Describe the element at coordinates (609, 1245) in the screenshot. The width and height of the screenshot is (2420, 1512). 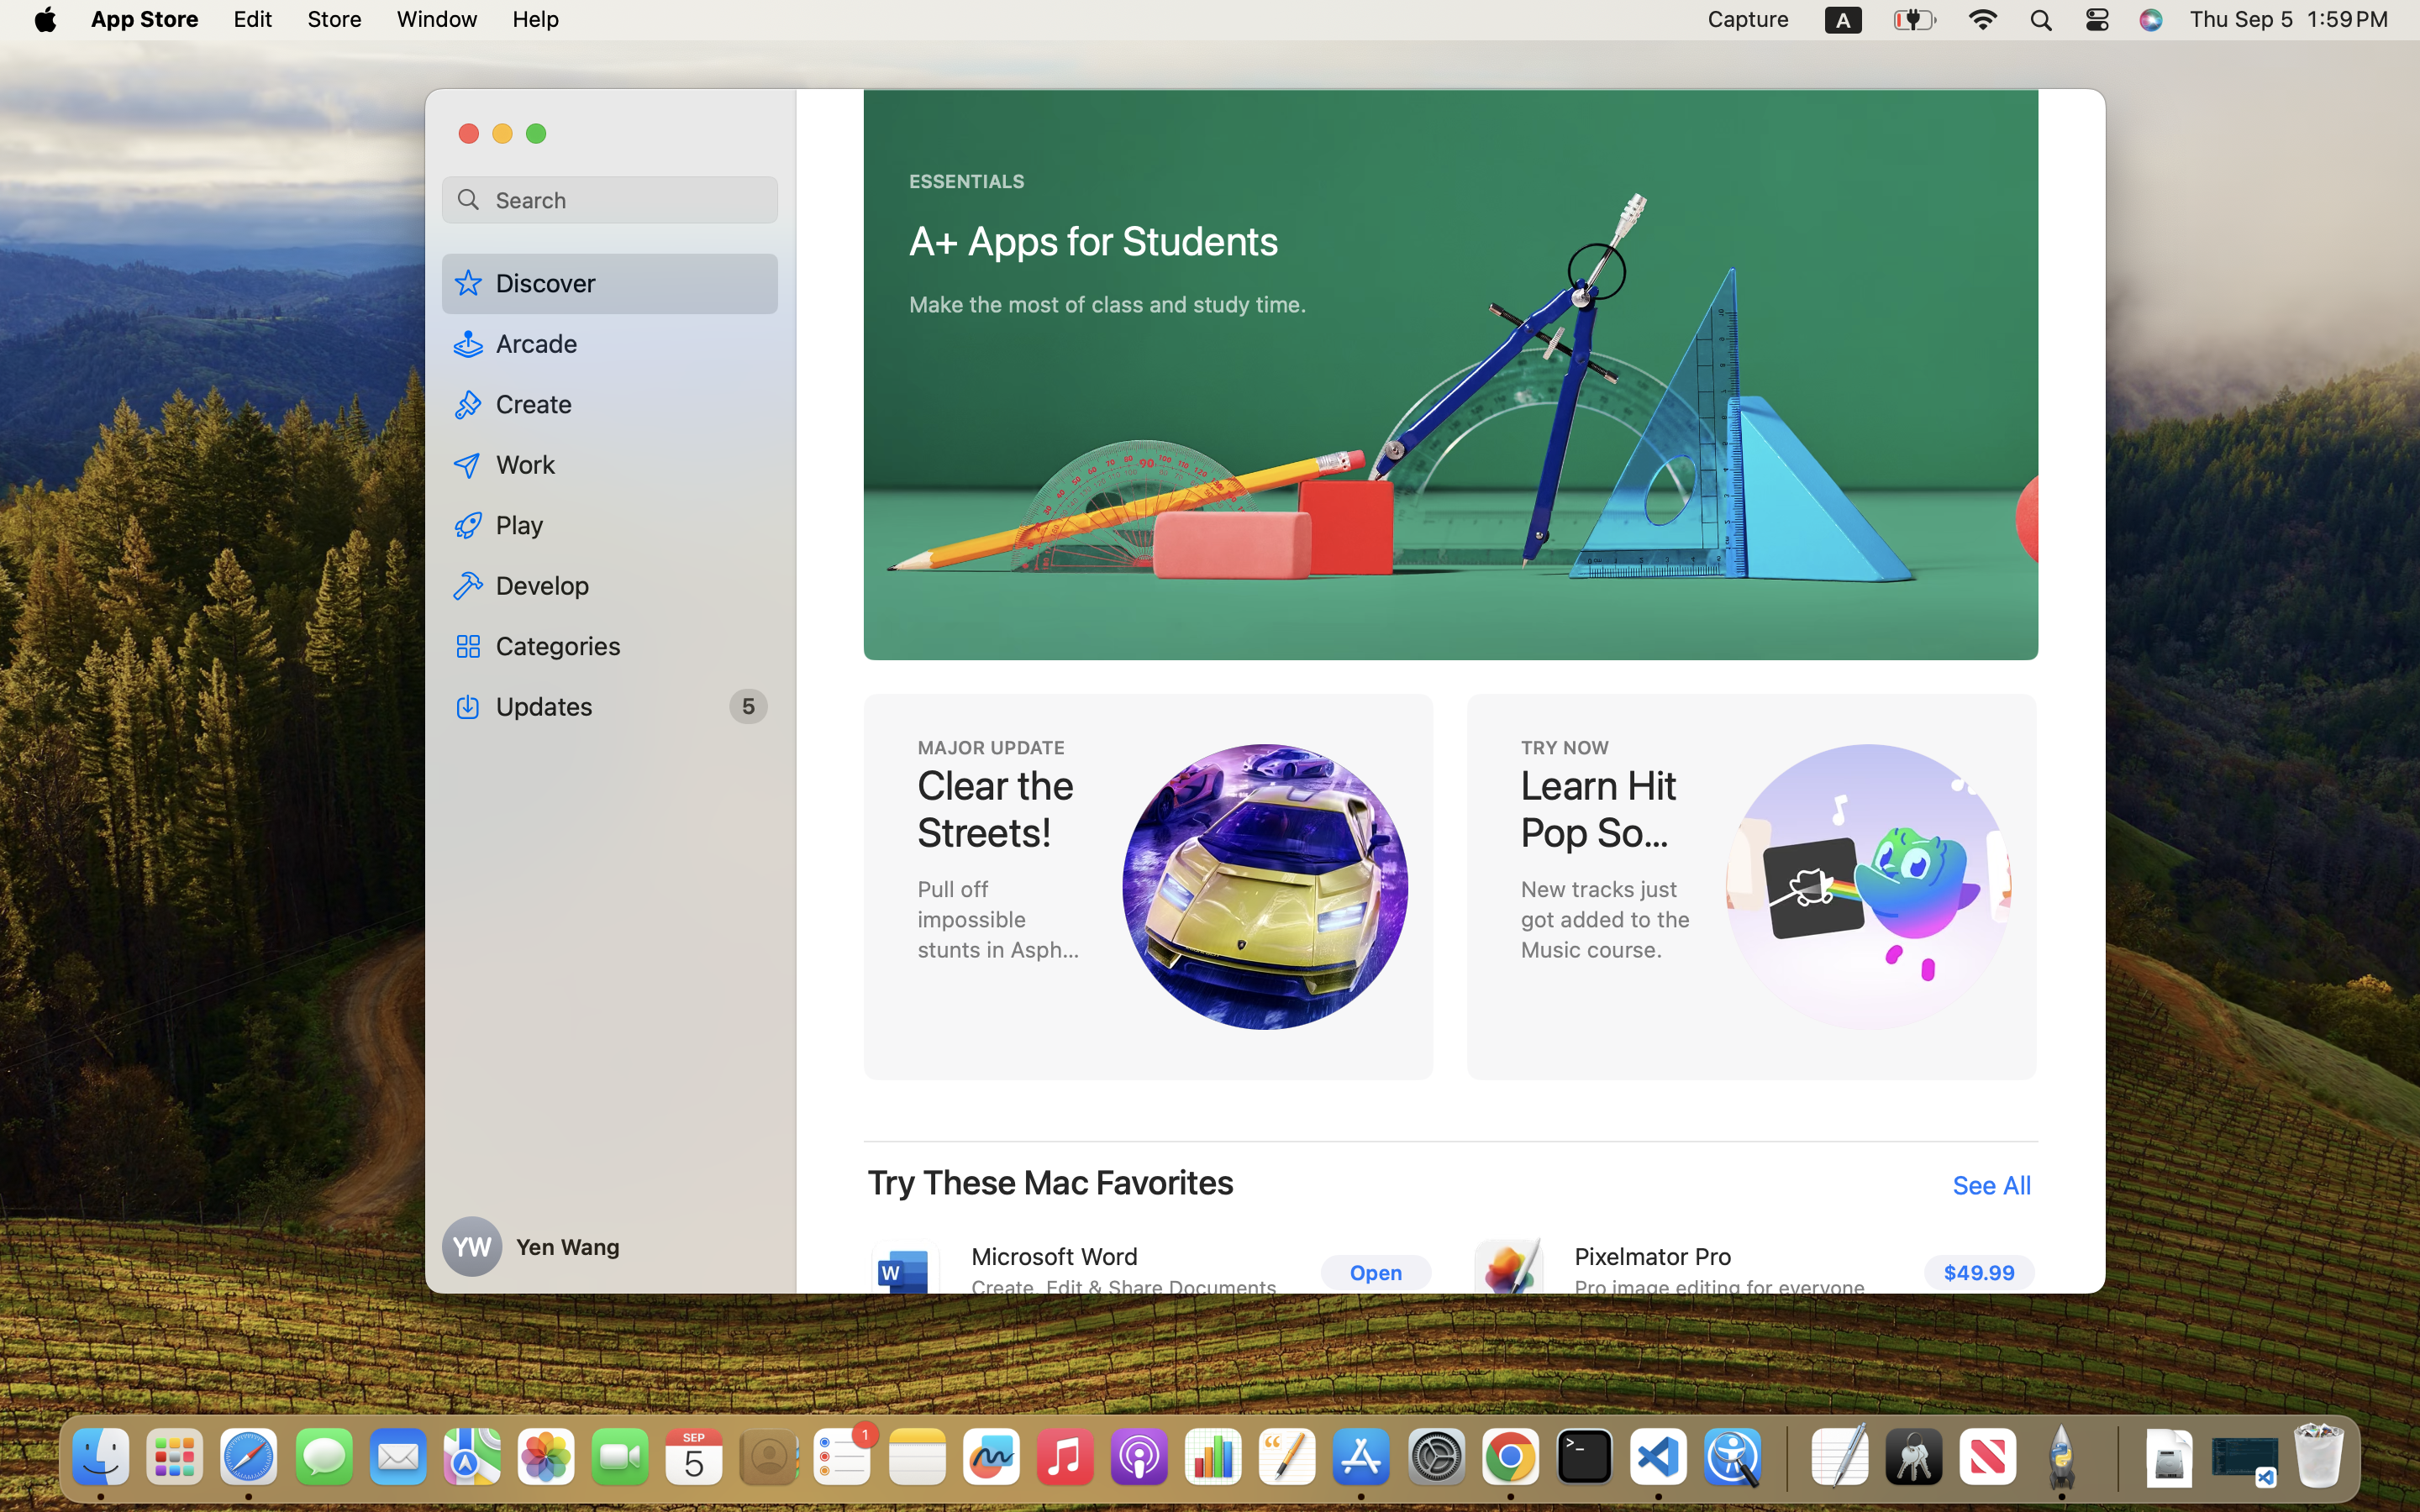
I see `'Yen Wang'` at that location.